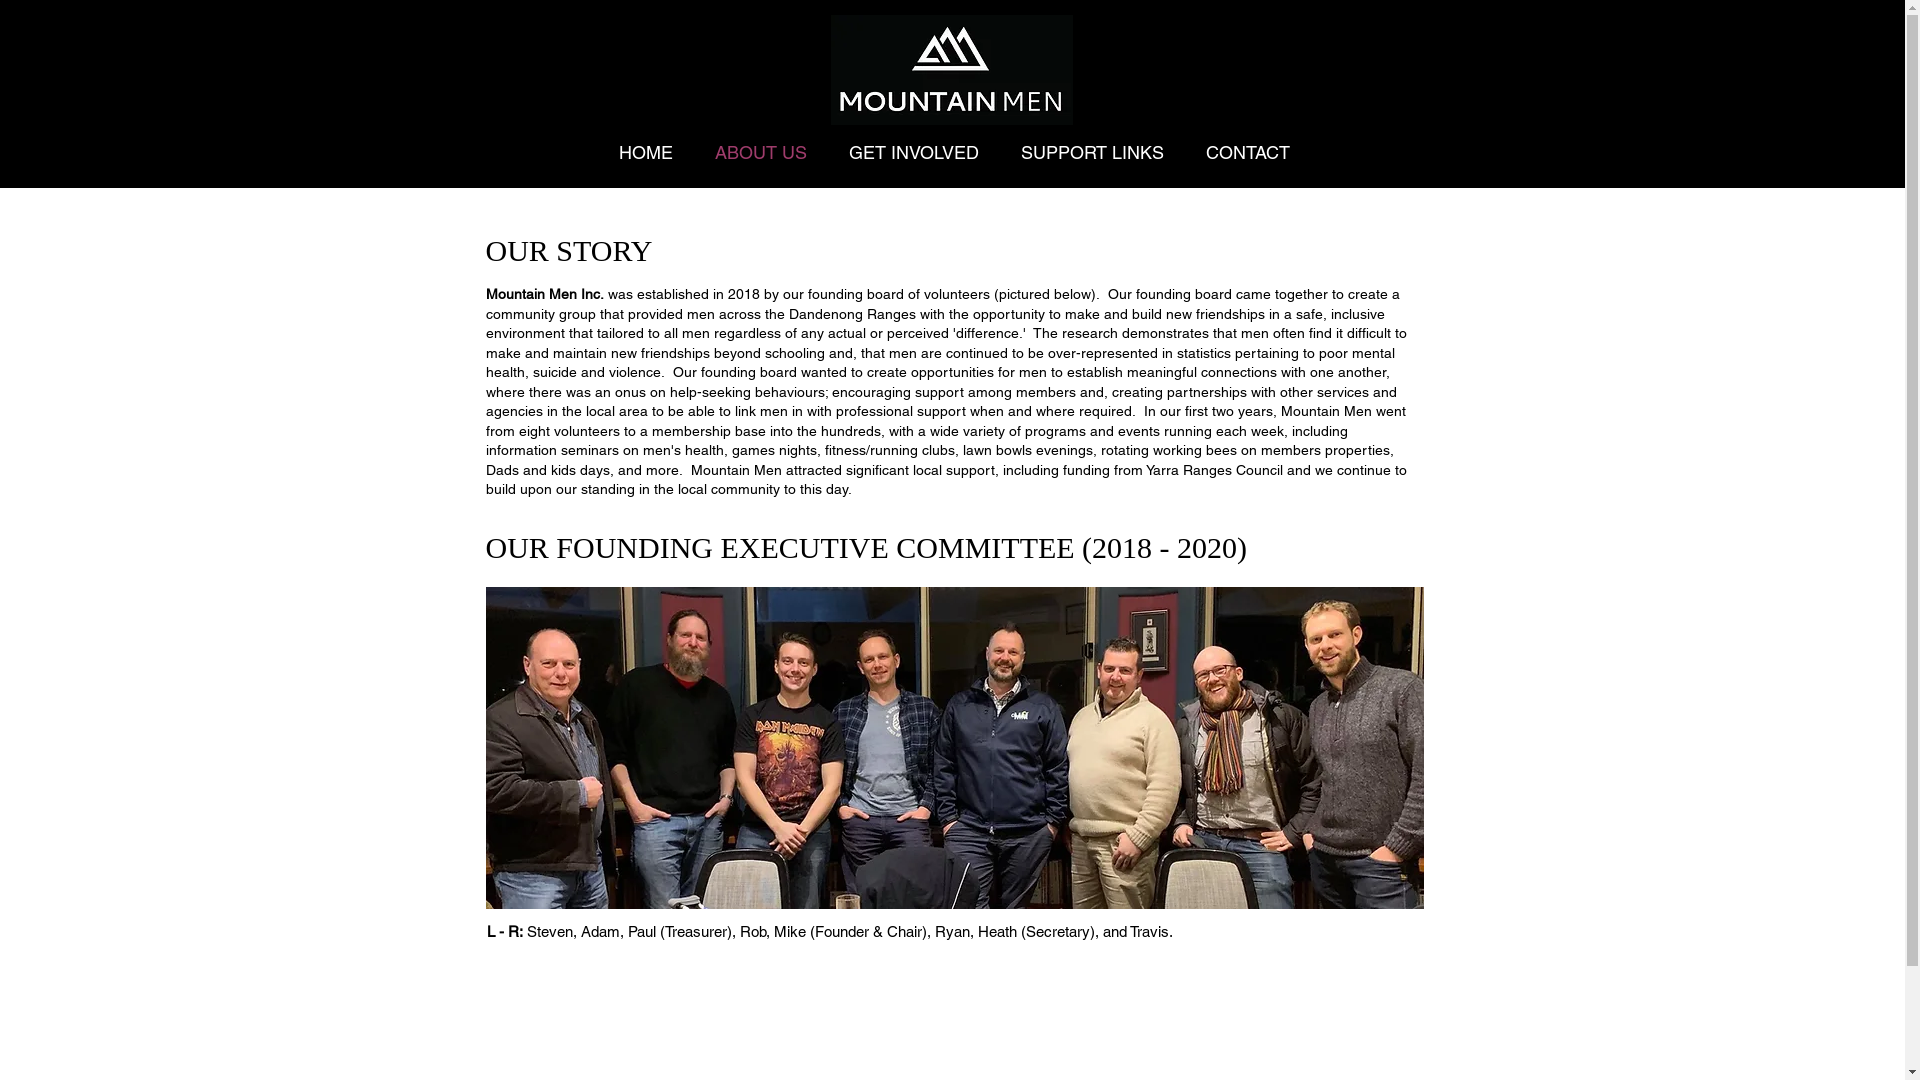 The height and width of the screenshot is (1080, 1920). What do you see at coordinates (828, 151) in the screenshot?
I see `'GET INVOLVED'` at bounding box center [828, 151].